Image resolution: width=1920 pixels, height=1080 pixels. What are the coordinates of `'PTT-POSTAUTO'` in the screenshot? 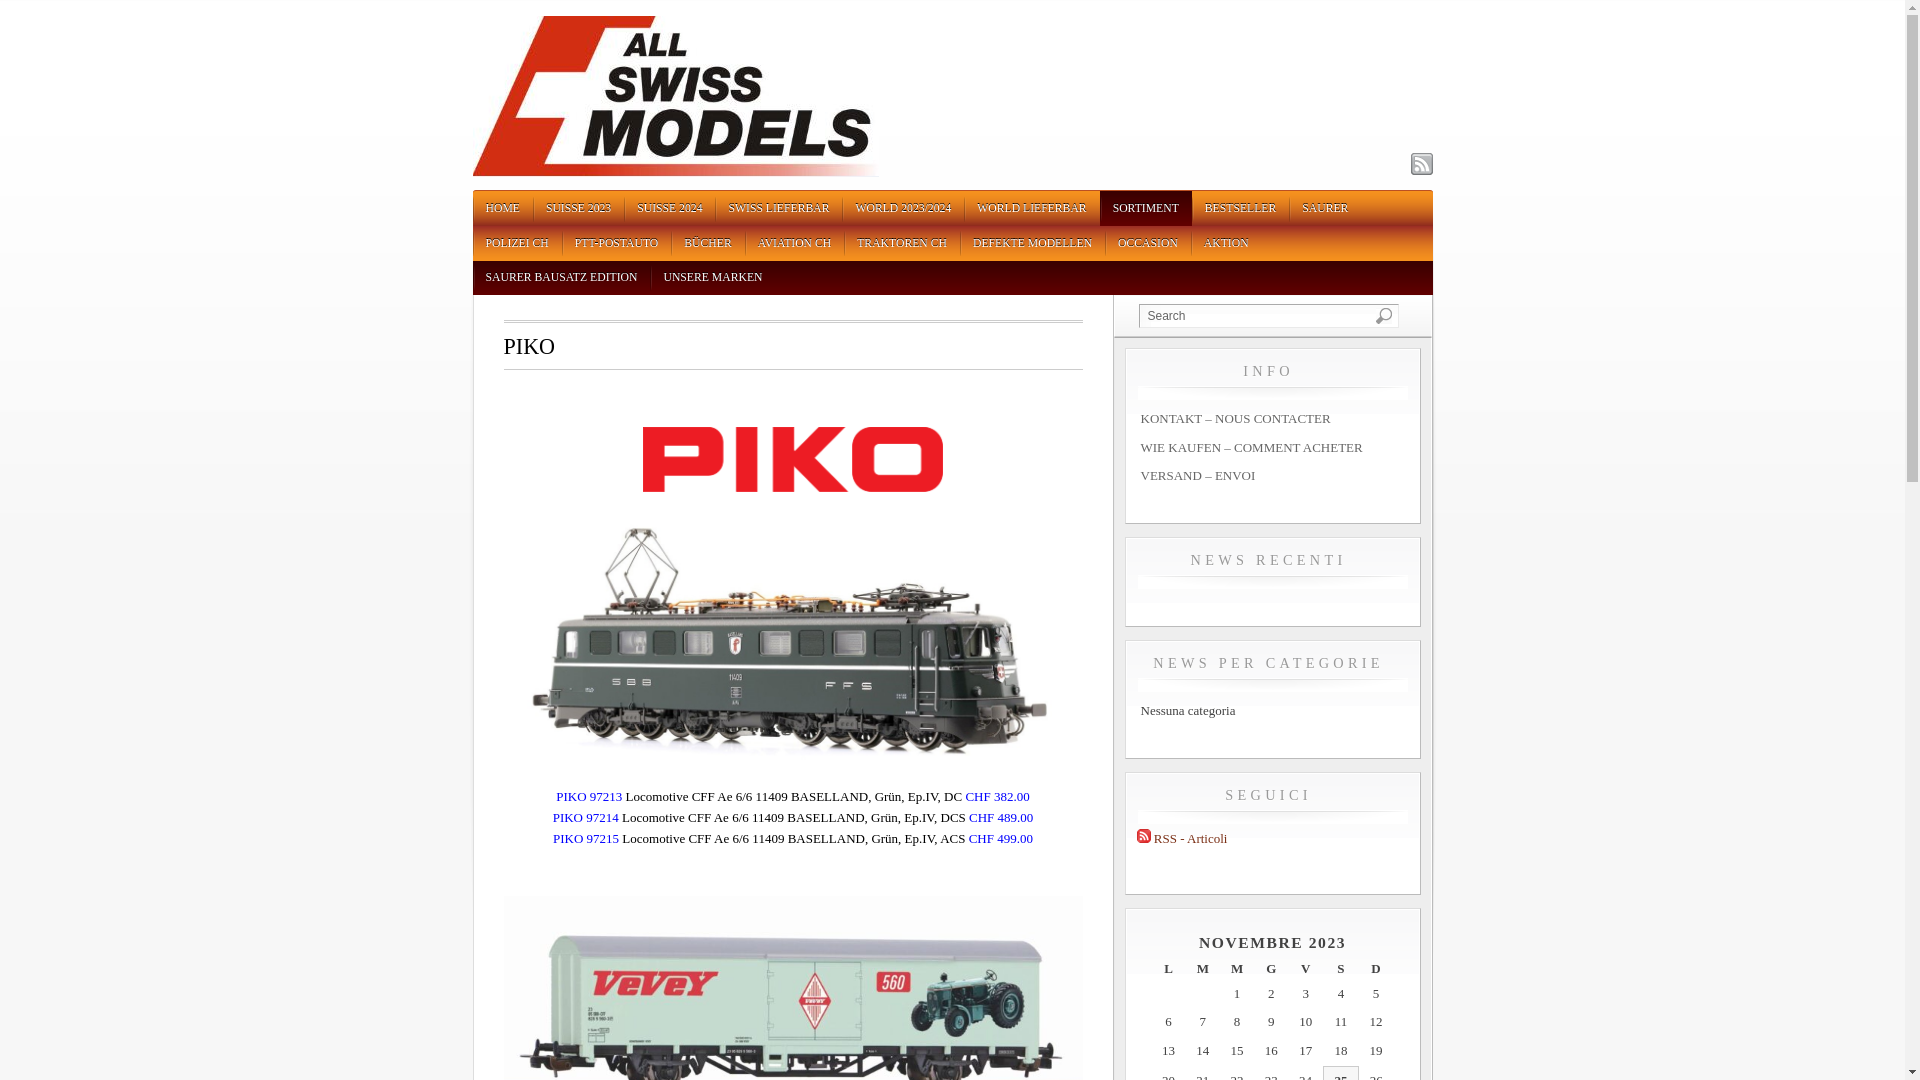 It's located at (616, 242).